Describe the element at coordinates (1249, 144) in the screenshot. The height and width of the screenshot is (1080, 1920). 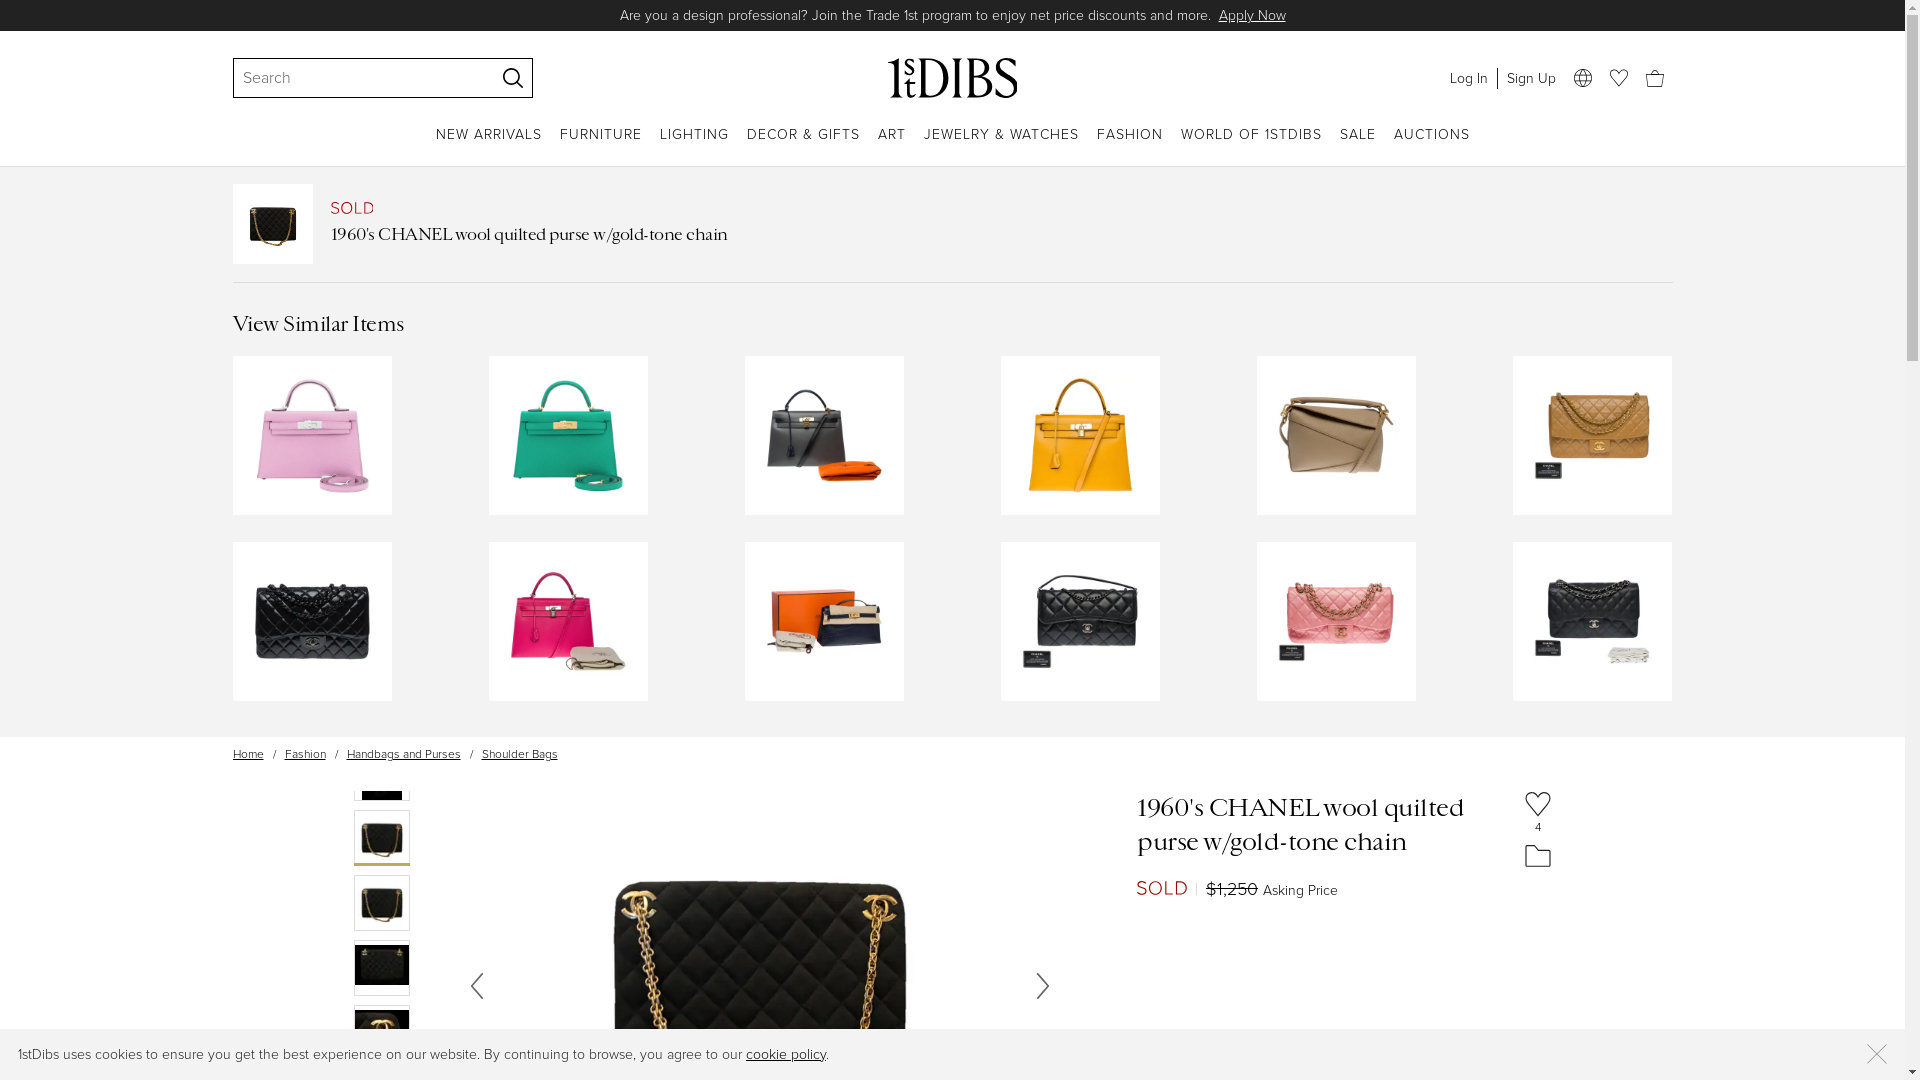
I see `'WORLD OF 1STDIBS'` at that location.